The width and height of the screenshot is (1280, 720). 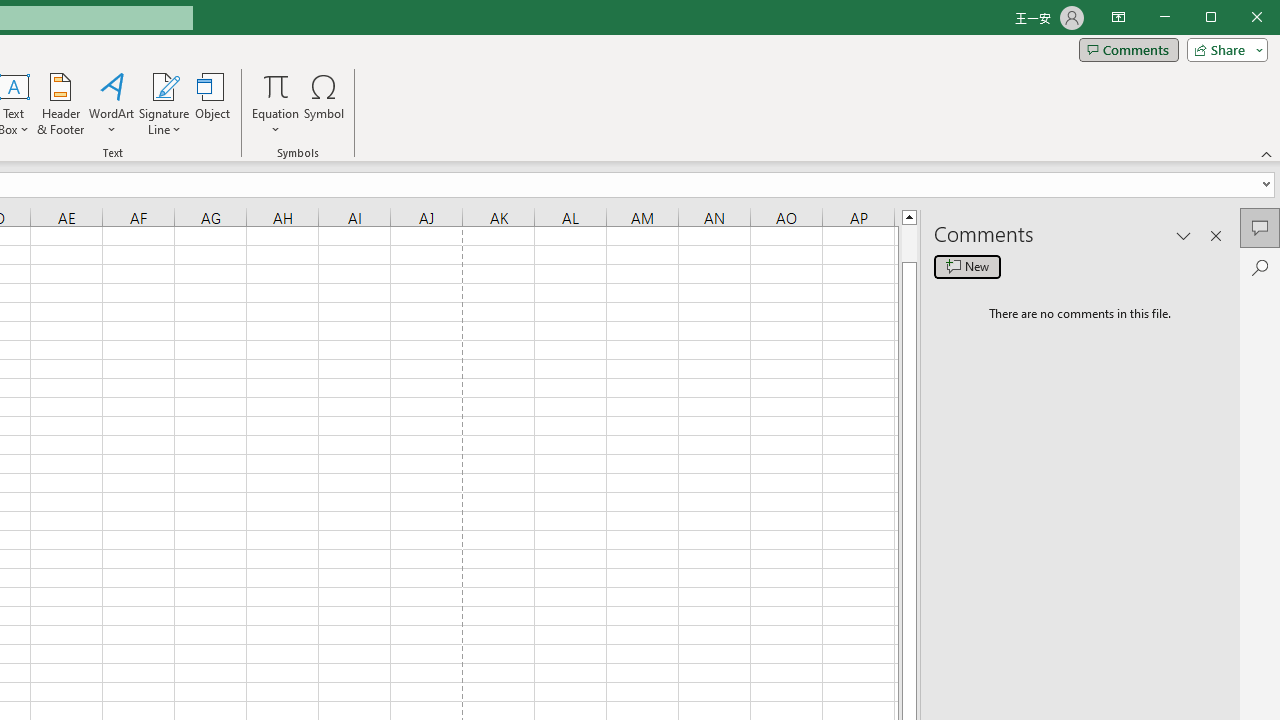 What do you see at coordinates (60, 104) in the screenshot?
I see `'Header & Footer...'` at bounding box center [60, 104].